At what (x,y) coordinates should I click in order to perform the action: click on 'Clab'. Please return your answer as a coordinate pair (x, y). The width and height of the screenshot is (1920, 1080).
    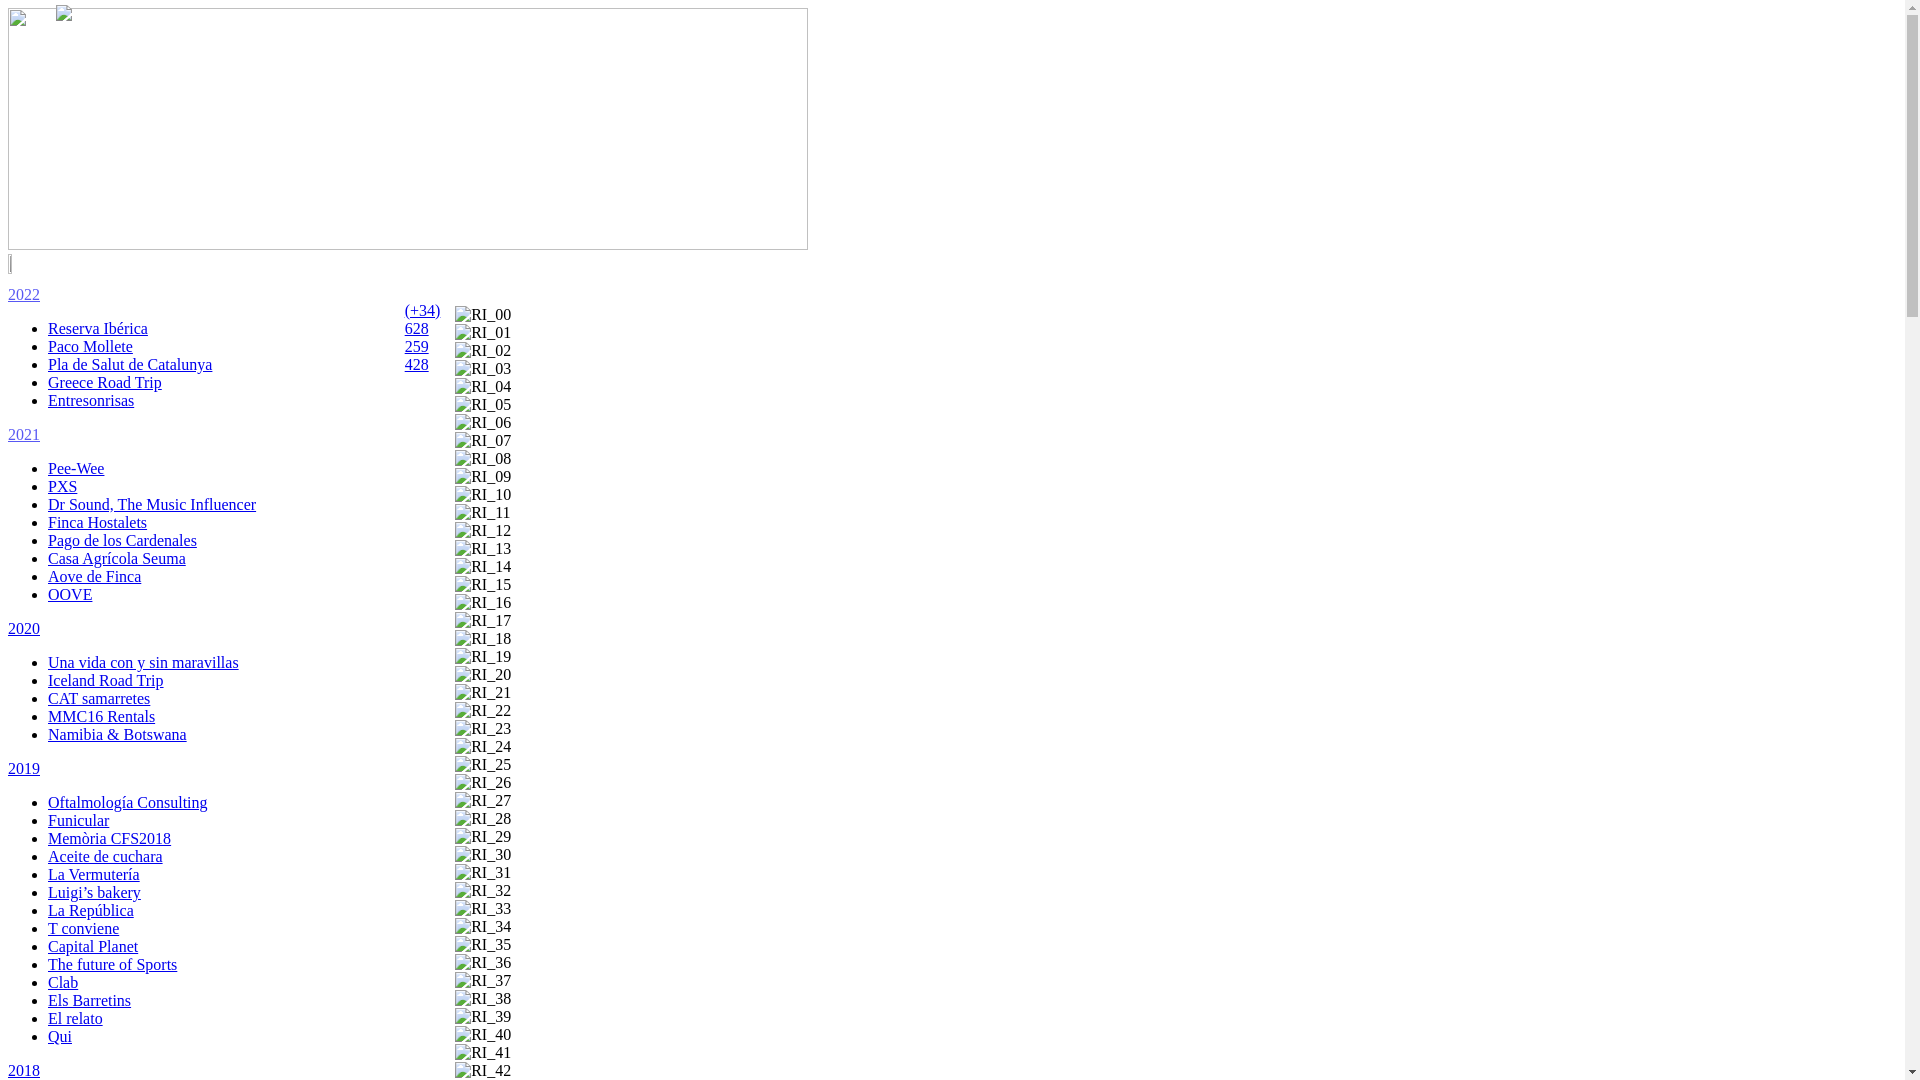
    Looking at the image, I should click on (62, 981).